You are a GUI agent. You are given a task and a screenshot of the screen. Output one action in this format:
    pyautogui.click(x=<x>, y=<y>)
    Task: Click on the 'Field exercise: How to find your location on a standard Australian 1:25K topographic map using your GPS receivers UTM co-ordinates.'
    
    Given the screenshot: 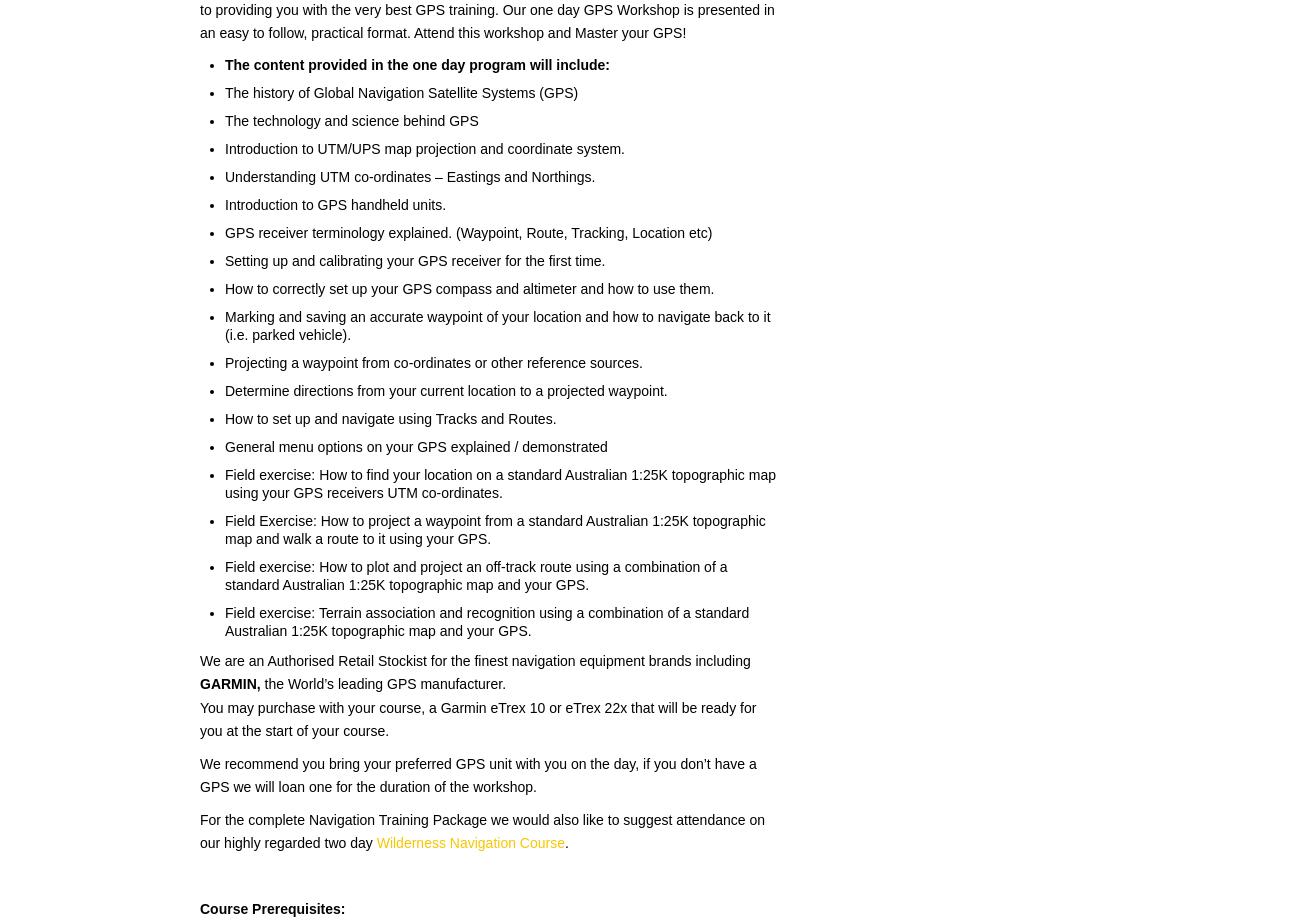 What is the action you would take?
    pyautogui.click(x=499, y=483)
    